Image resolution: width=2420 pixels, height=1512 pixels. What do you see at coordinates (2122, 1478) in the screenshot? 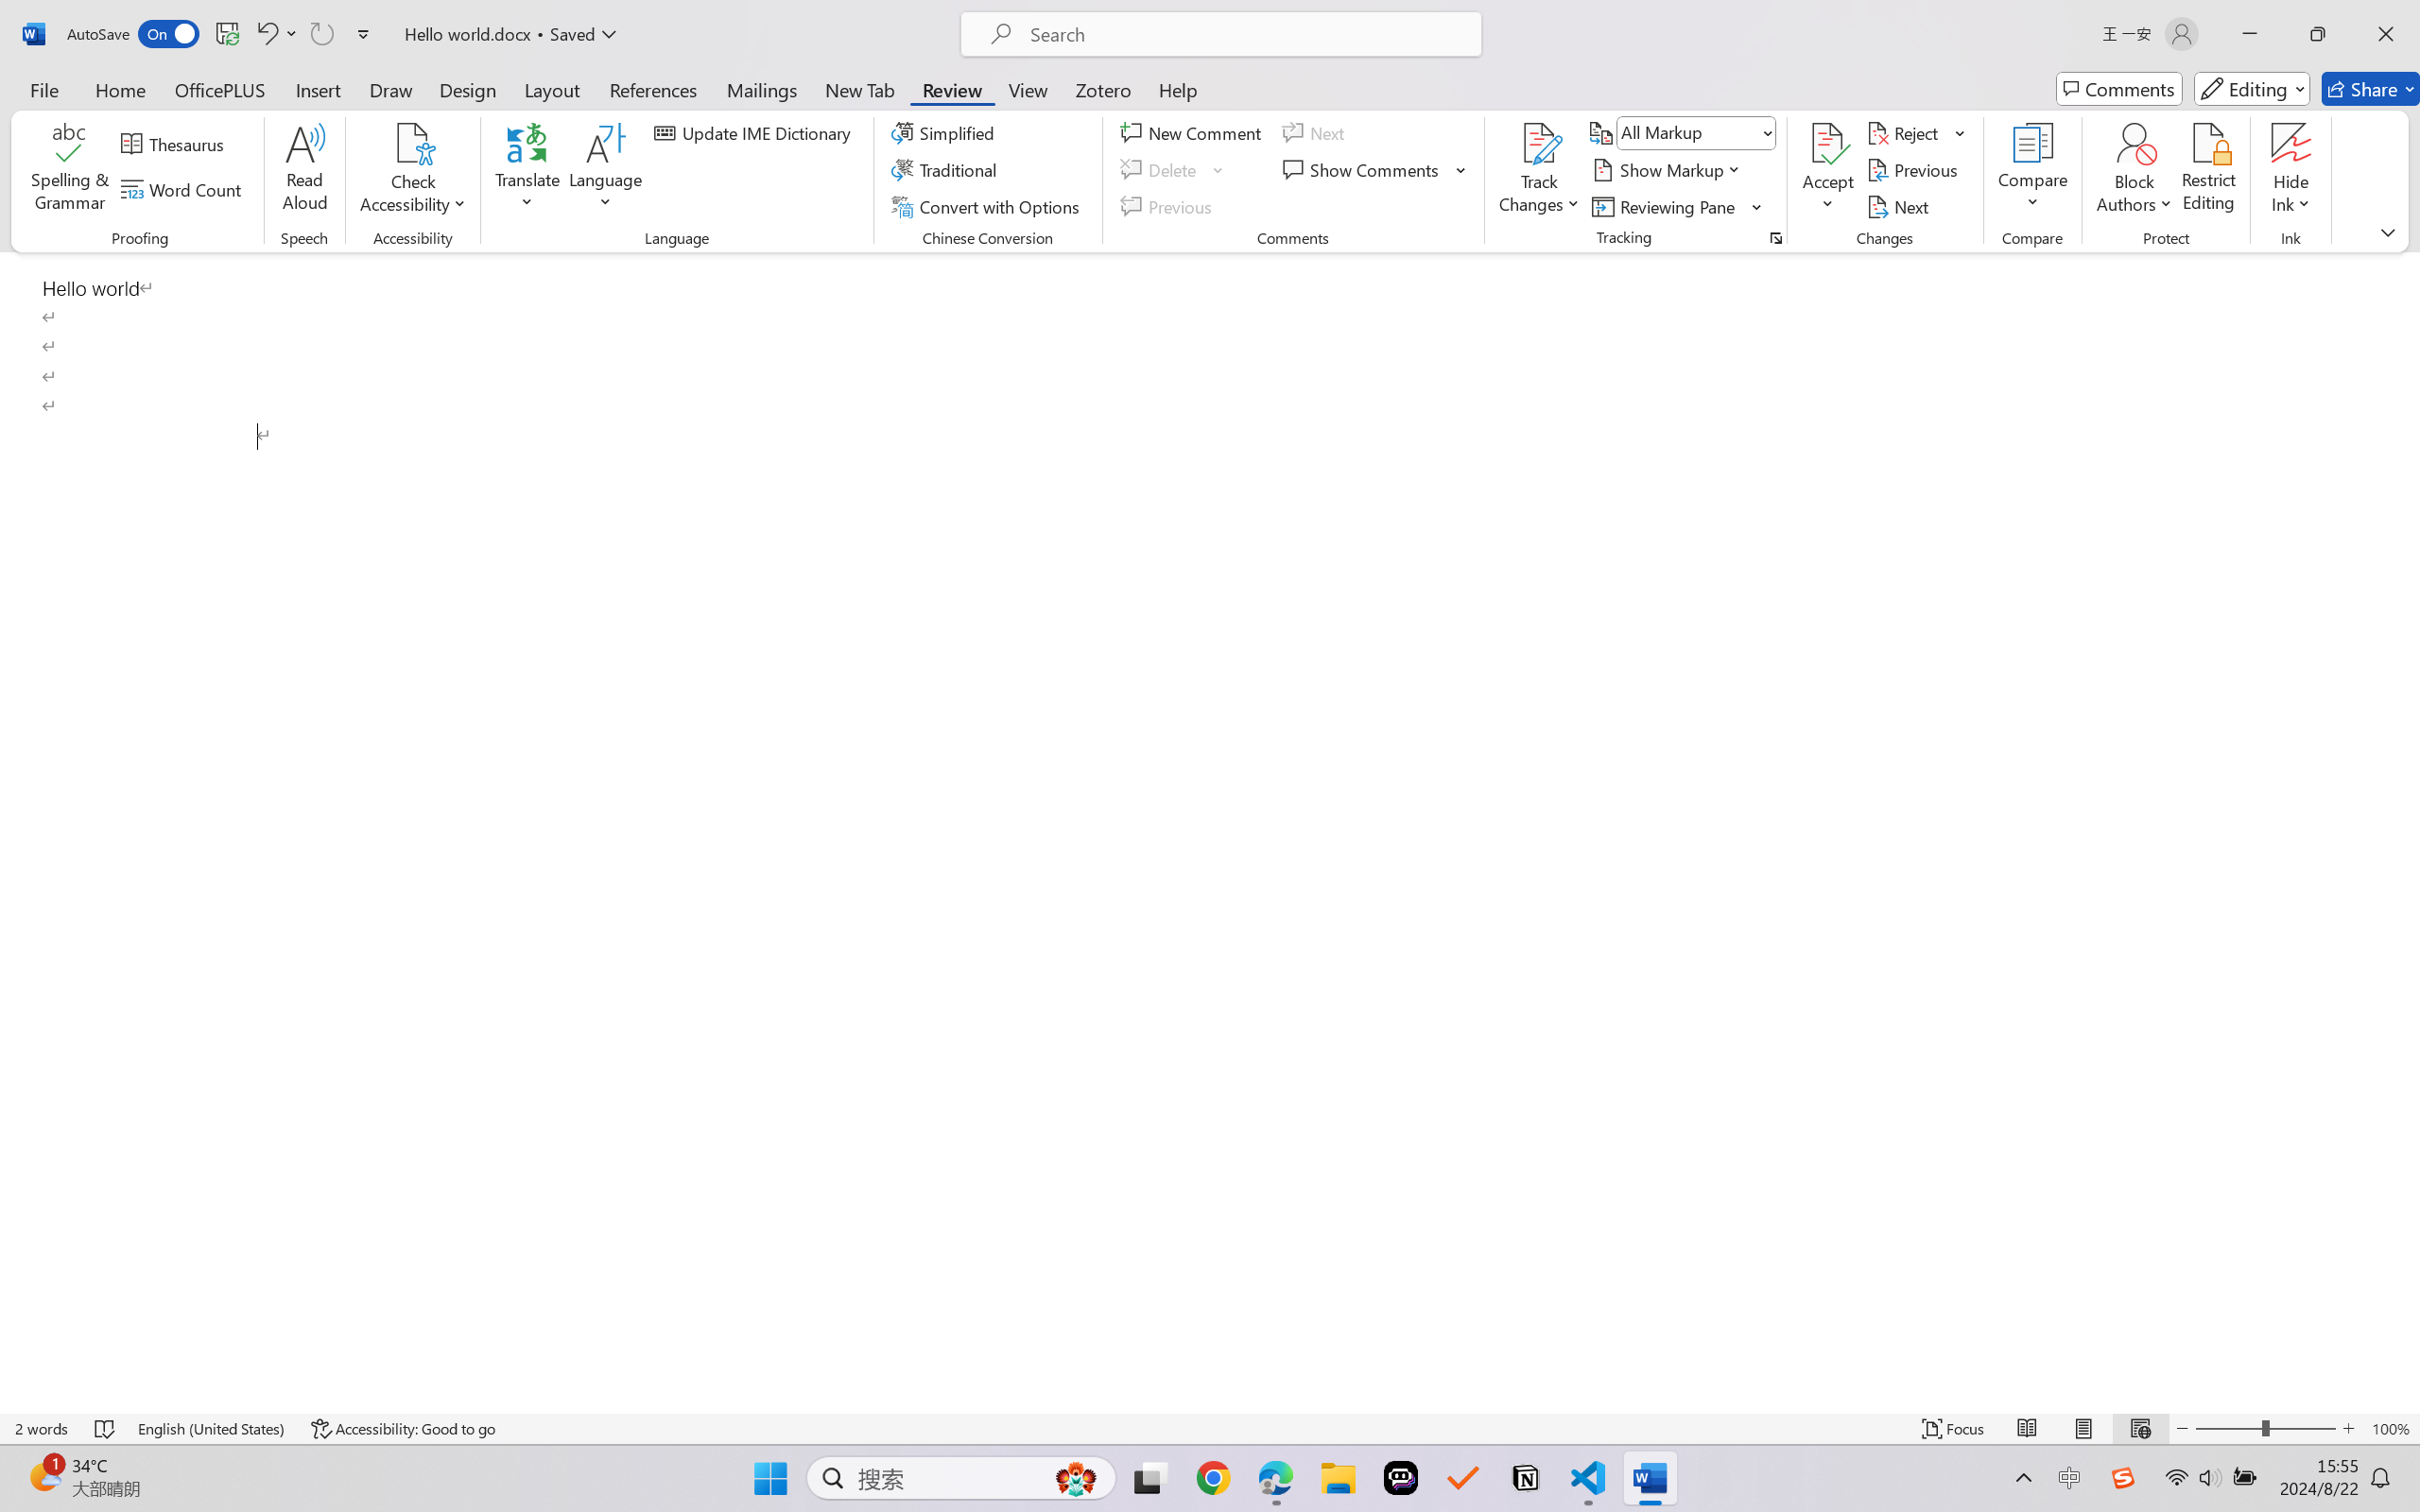
I see `'Class: Image'` at bounding box center [2122, 1478].